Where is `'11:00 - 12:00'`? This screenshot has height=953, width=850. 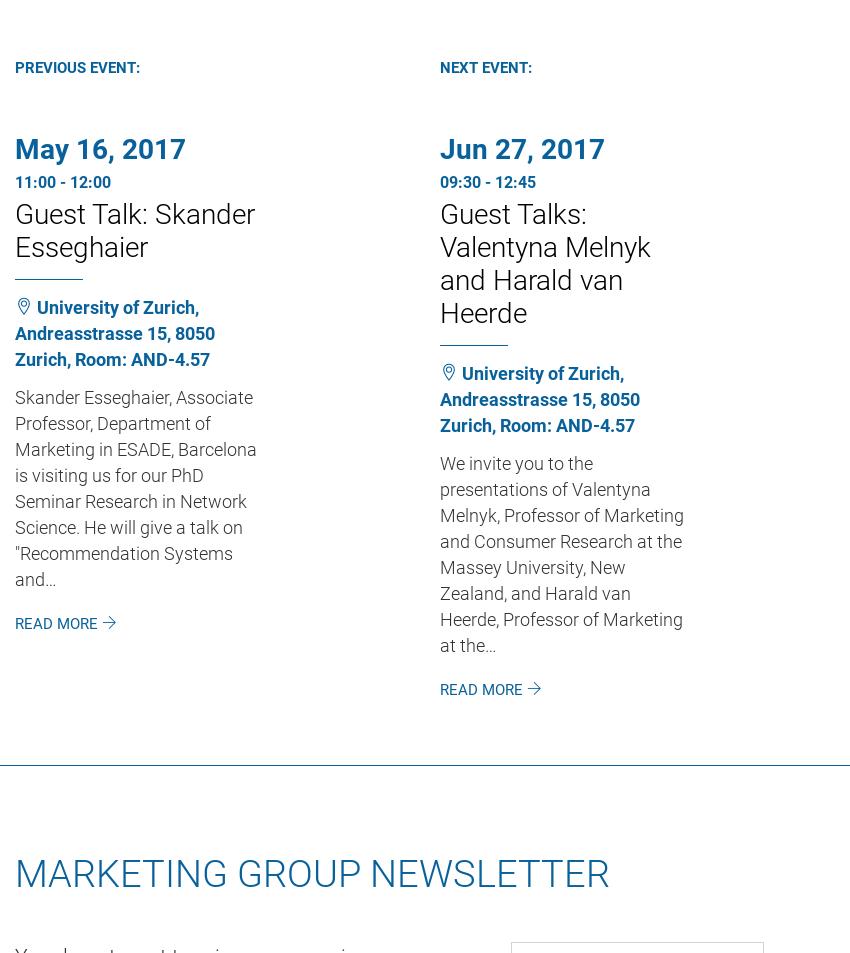 '11:00 - 12:00' is located at coordinates (62, 180).